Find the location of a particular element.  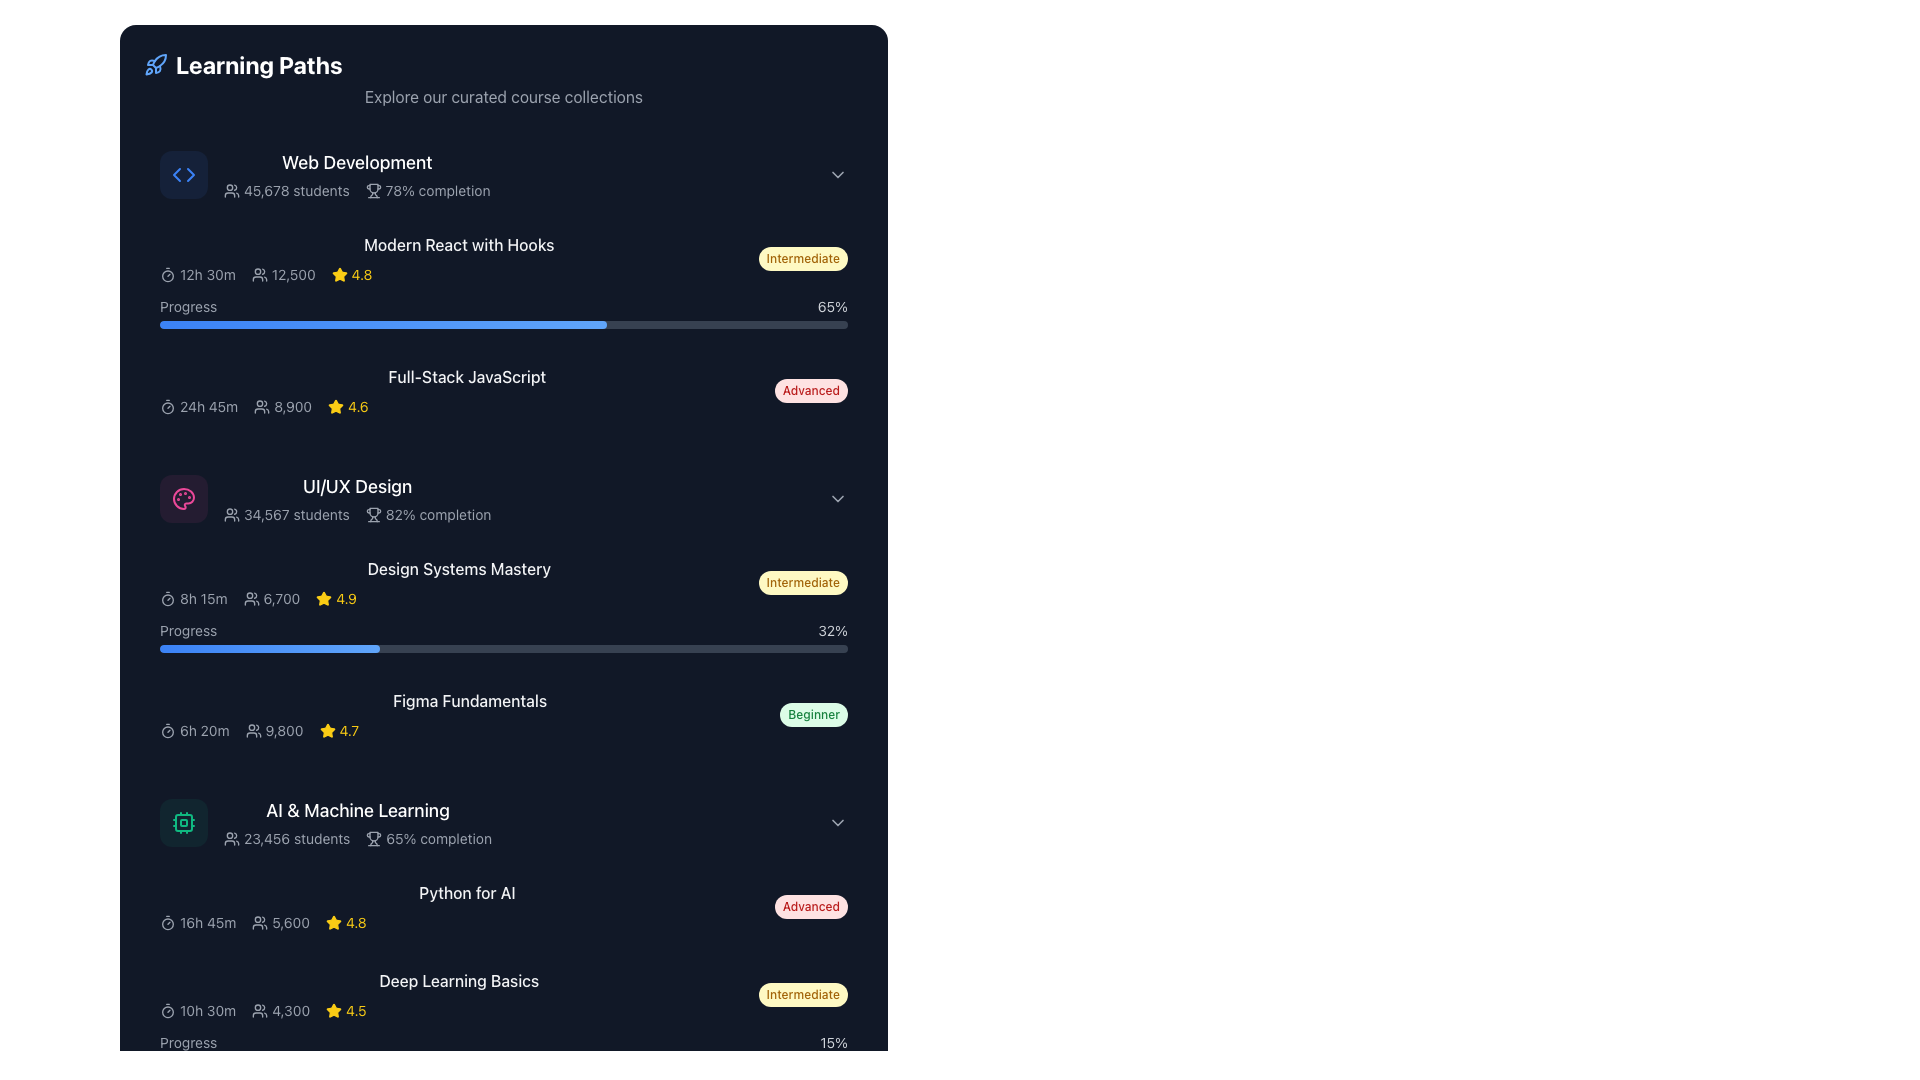

the rating score displayed to the right of the star icon for the 'Python for AI' course in the 'AI & Machine Learning' section is located at coordinates (356, 922).